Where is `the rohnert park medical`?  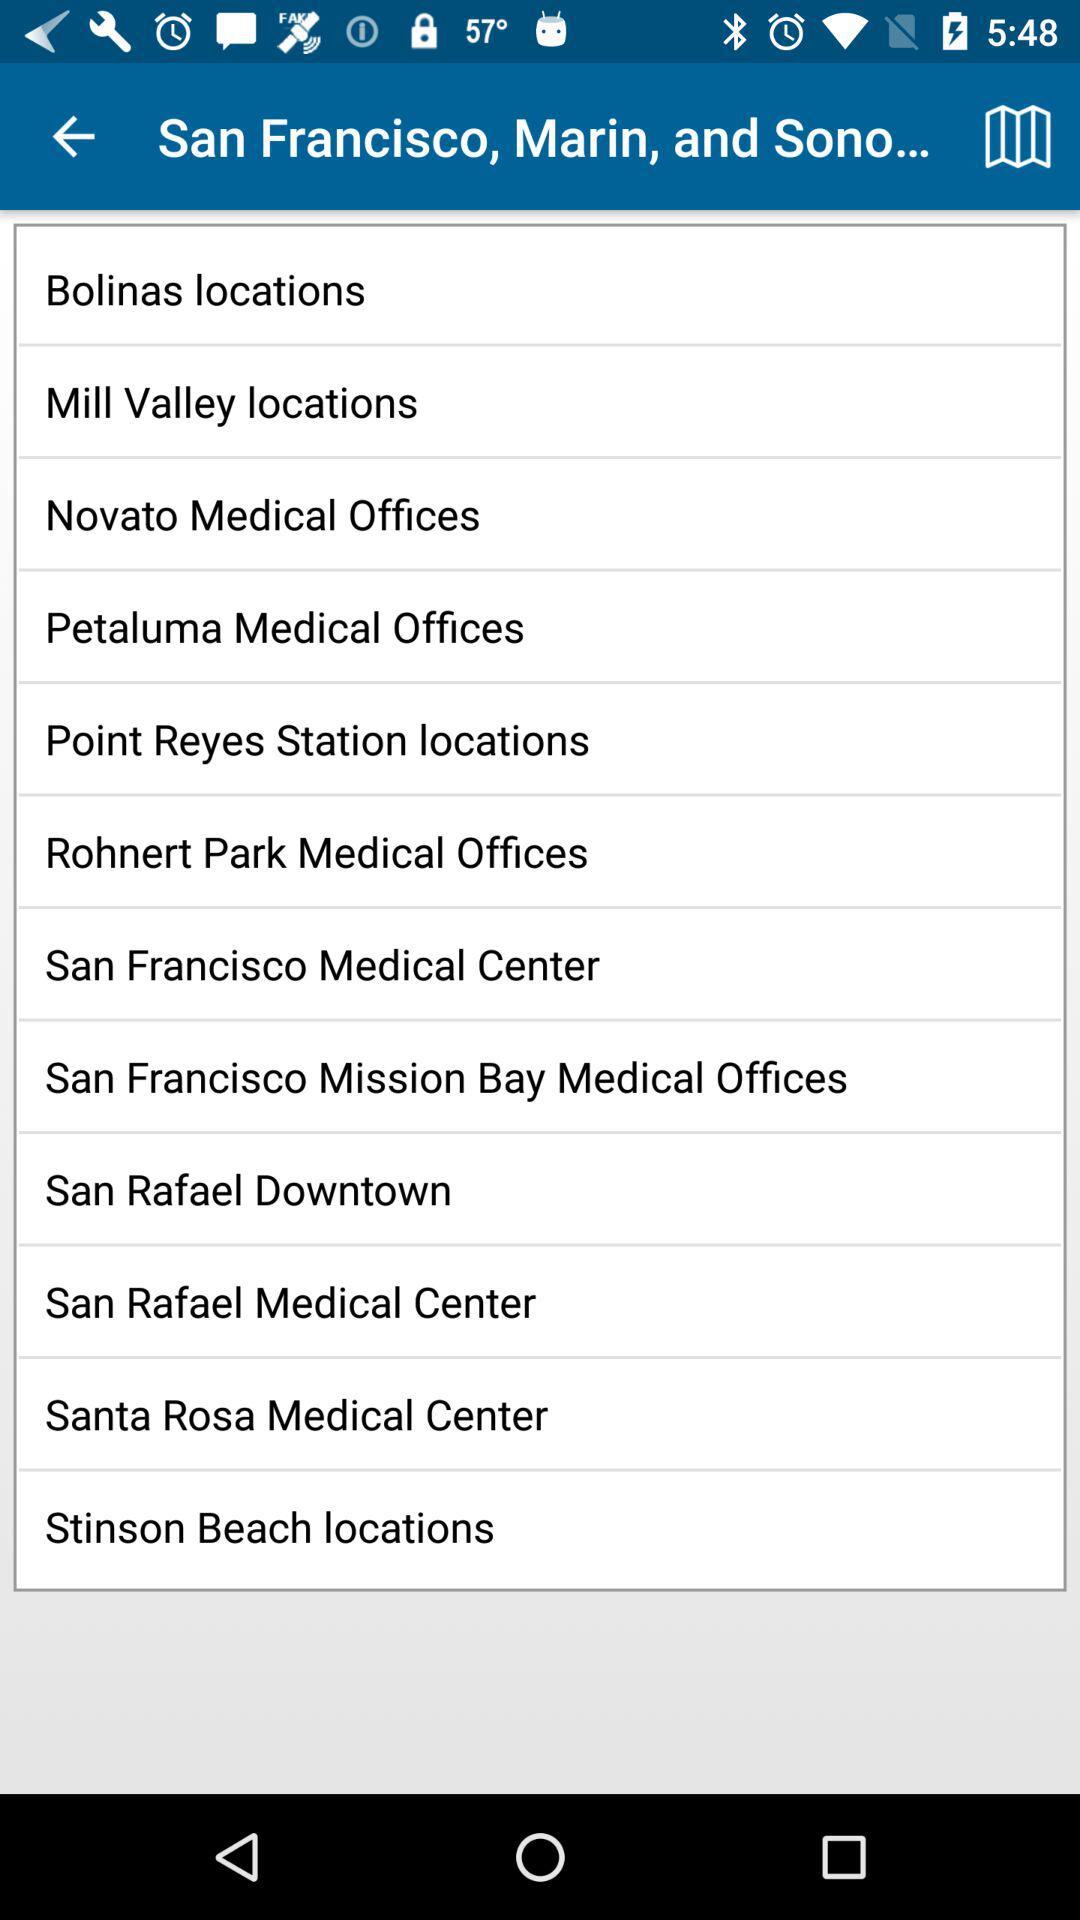
the rohnert park medical is located at coordinates (540, 851).